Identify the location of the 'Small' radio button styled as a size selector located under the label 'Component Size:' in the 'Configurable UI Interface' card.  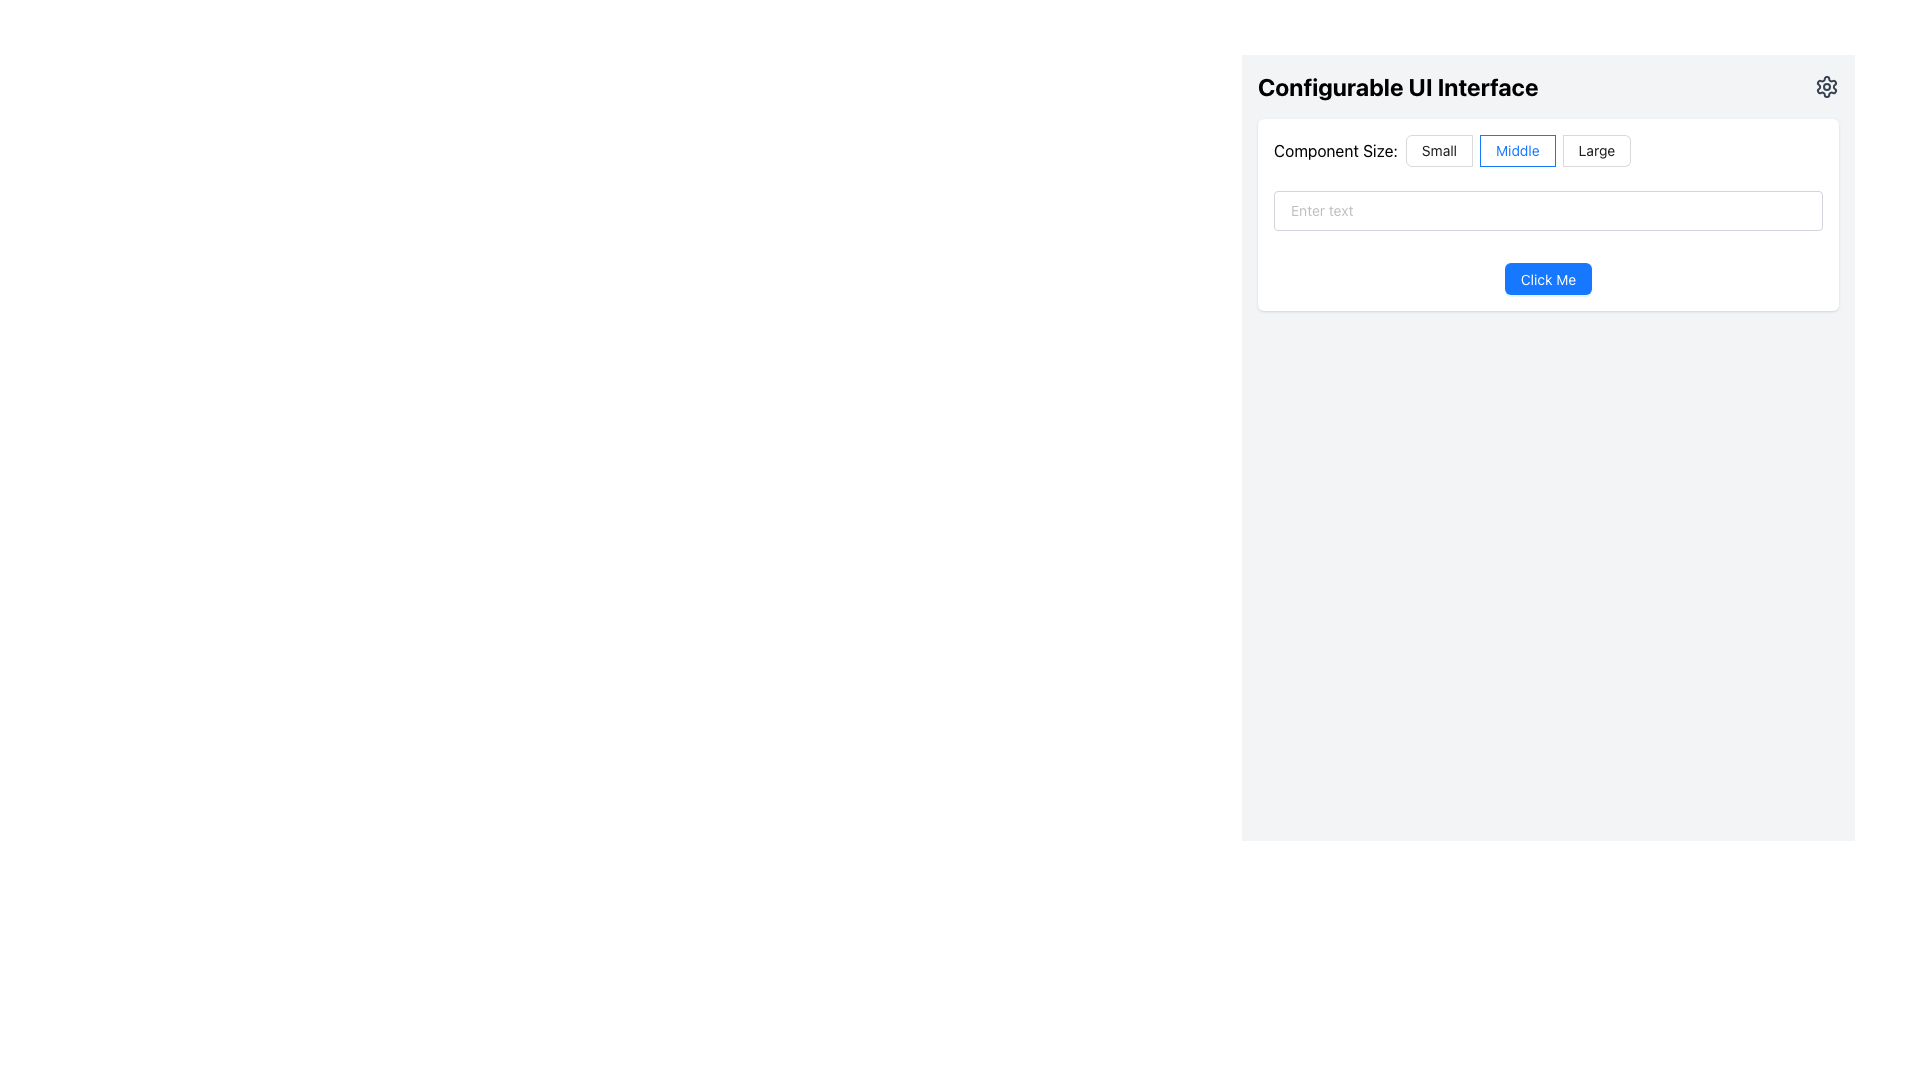
(1438, 149).